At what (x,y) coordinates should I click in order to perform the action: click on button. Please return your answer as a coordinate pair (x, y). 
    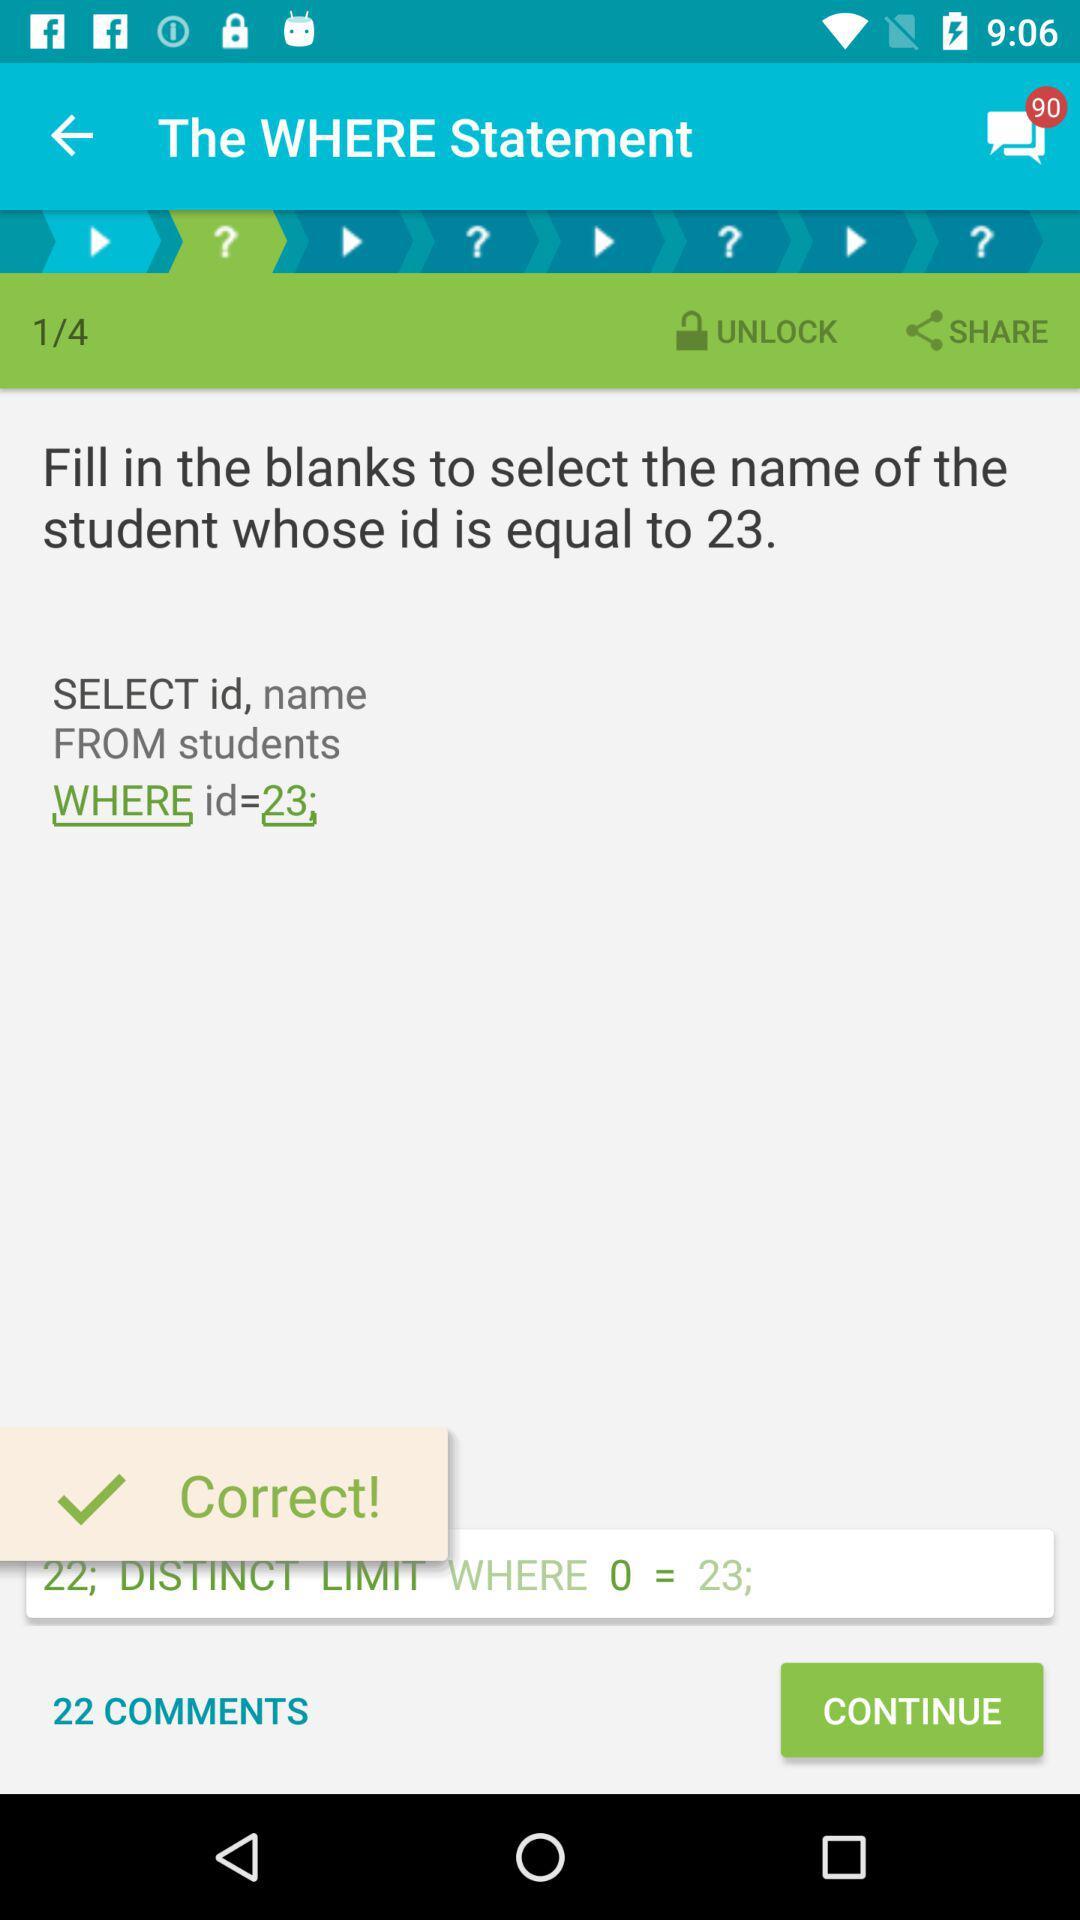
    Looking at the image, I should click on (601, 240).